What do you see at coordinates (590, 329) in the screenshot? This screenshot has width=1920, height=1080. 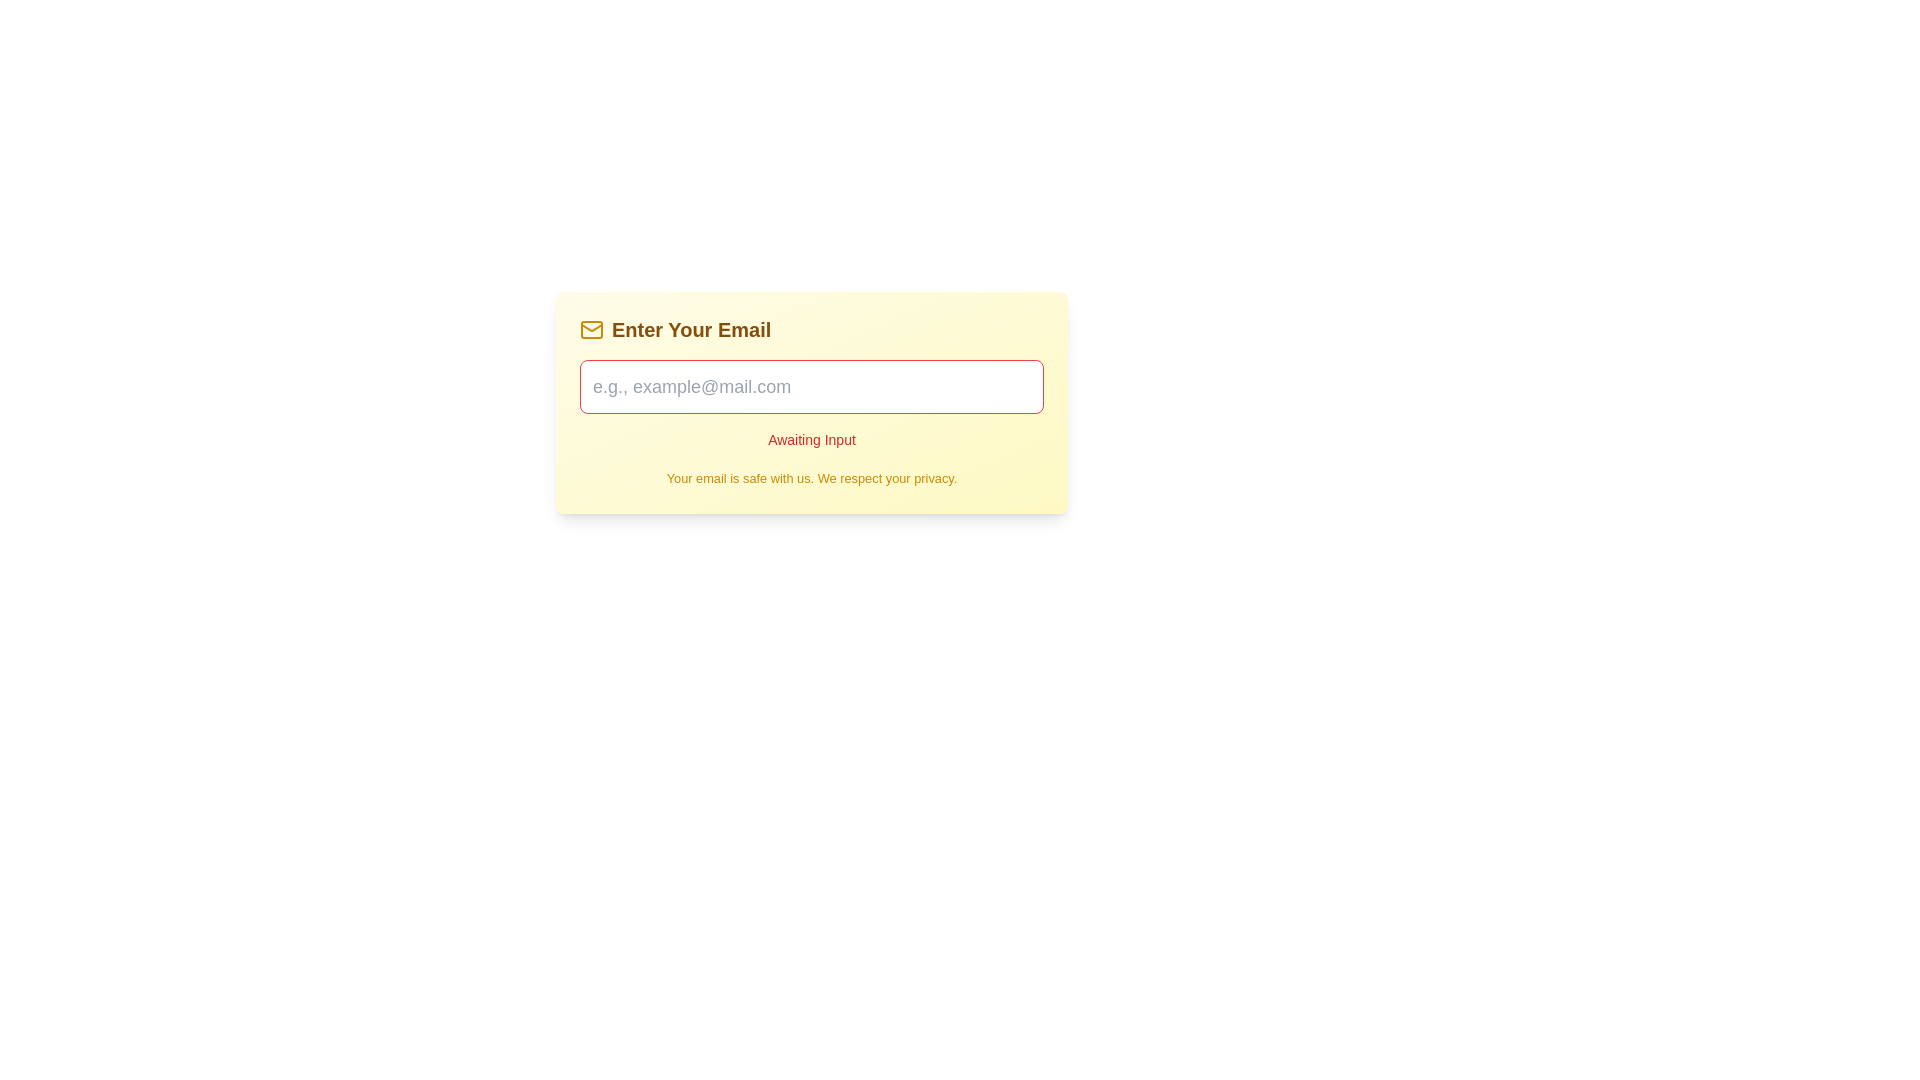 I see `the bottom rectangle component of the envelope icon, which is located at the top-left corner of the email input field section next to the label 'Enter Your Email'` at bounding box center [590, 329].